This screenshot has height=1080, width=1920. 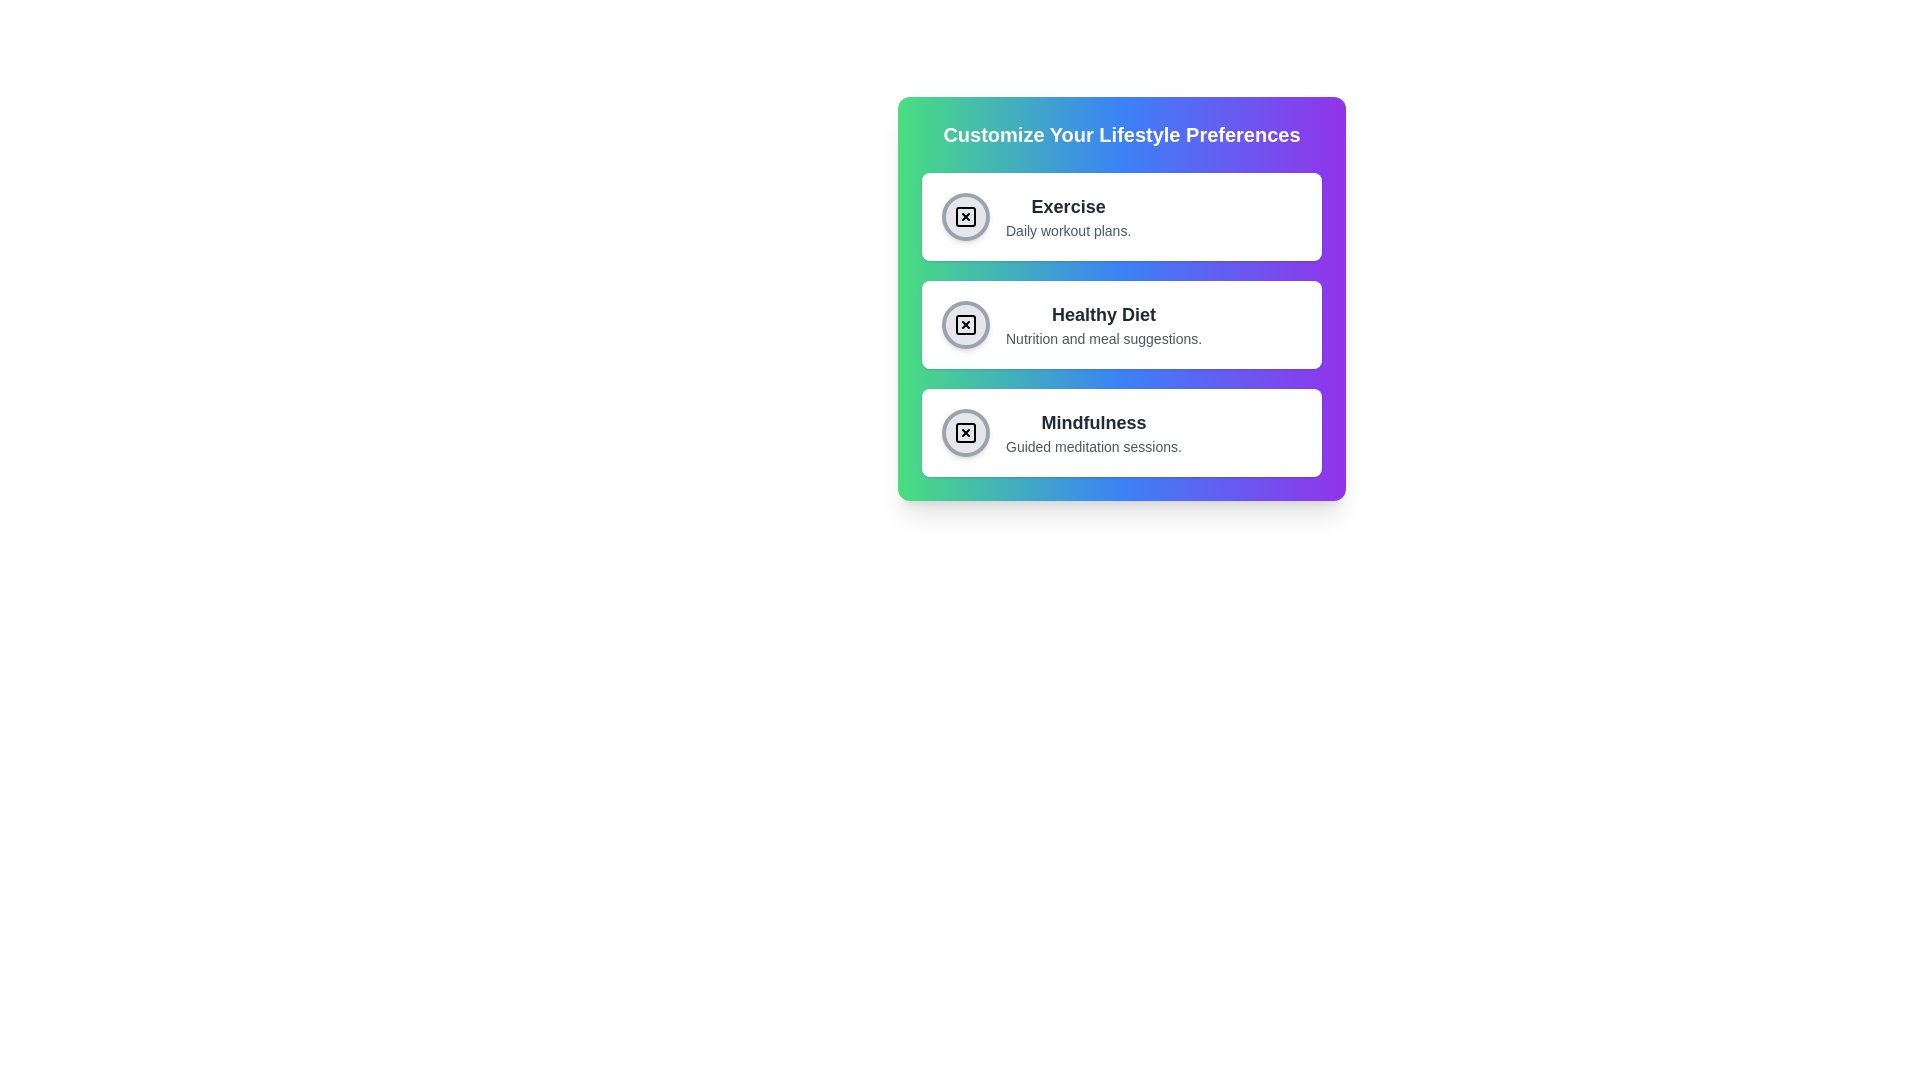 What do you see at coordinates (965, 323) in the screenshot?
I see `the icon with a small 'X' mark, located in the second entry of the vertical list titled 'Healthy Diet' within the 'Customize Your Lifestyle Preferences' panel` at bounding box center [965, 323].